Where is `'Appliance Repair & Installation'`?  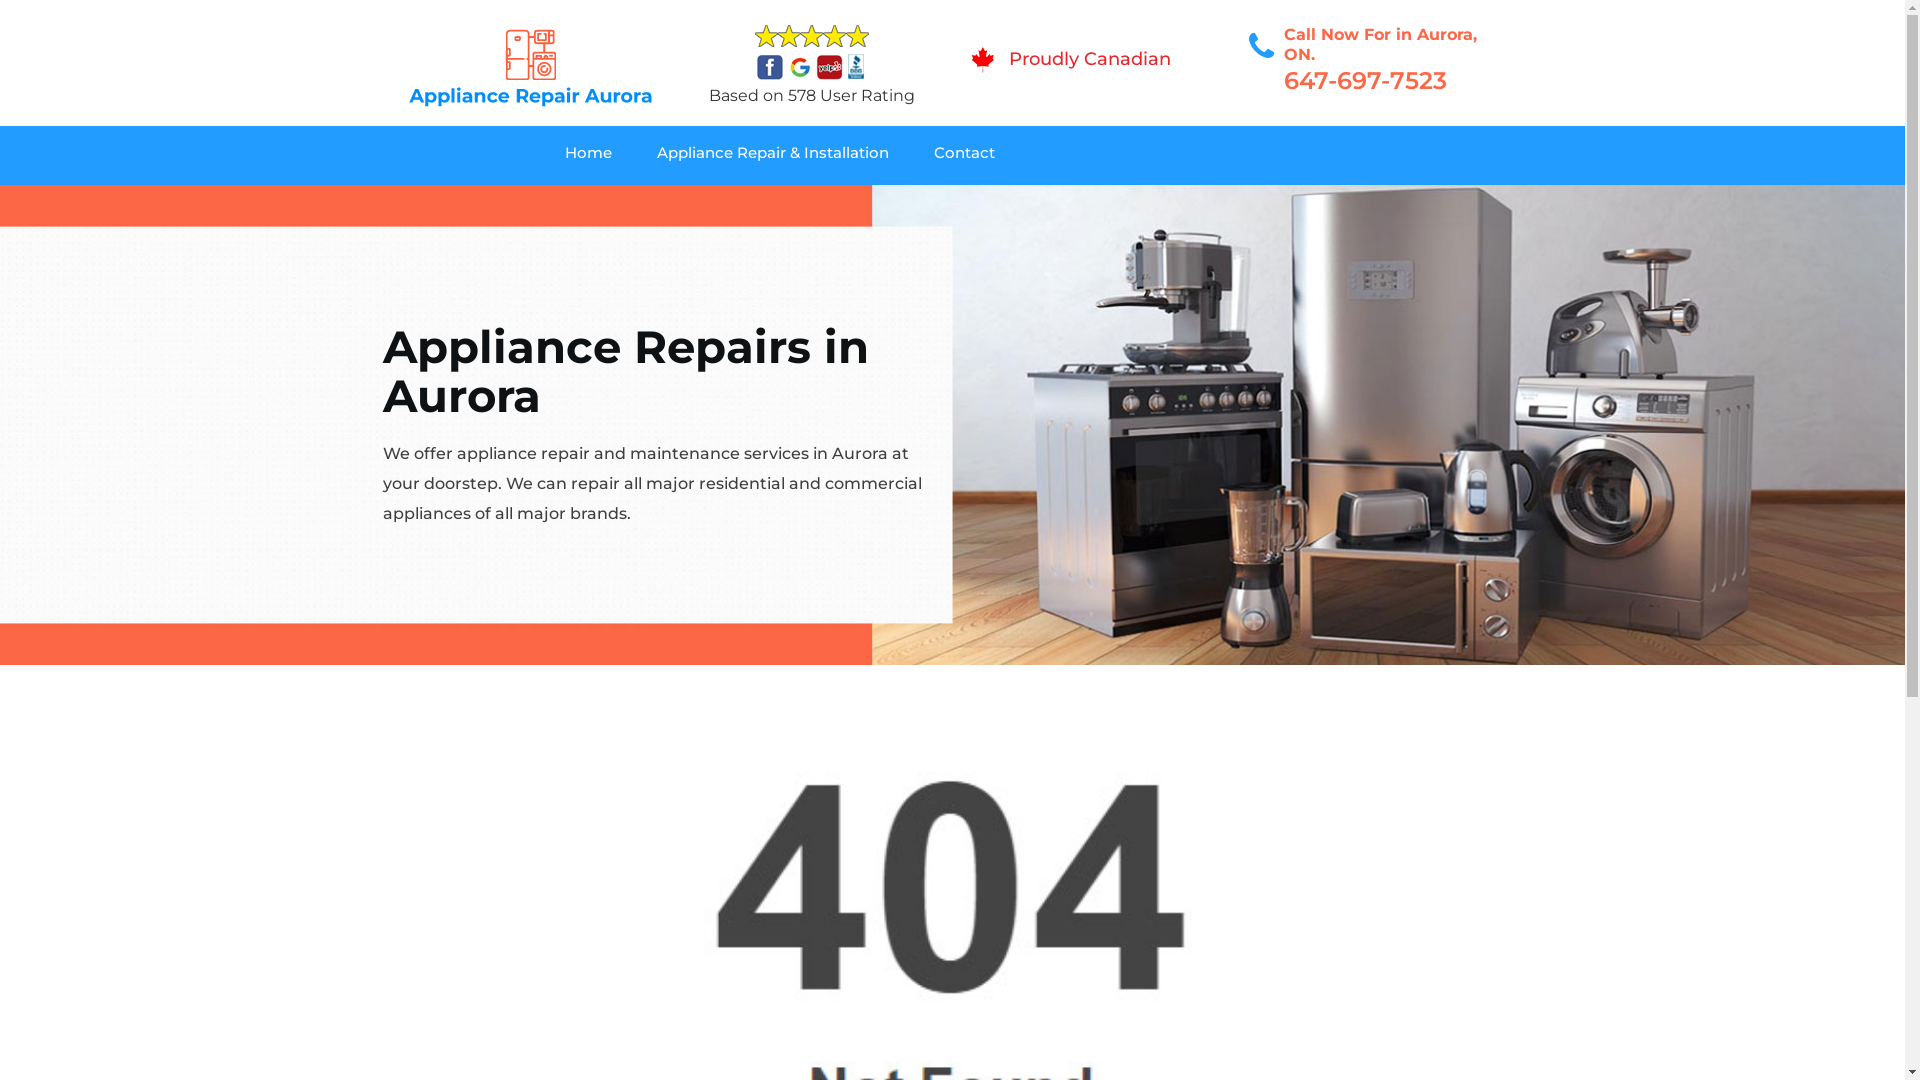
'Appliance Repair & Installation' is located at coordinates (794, 154).